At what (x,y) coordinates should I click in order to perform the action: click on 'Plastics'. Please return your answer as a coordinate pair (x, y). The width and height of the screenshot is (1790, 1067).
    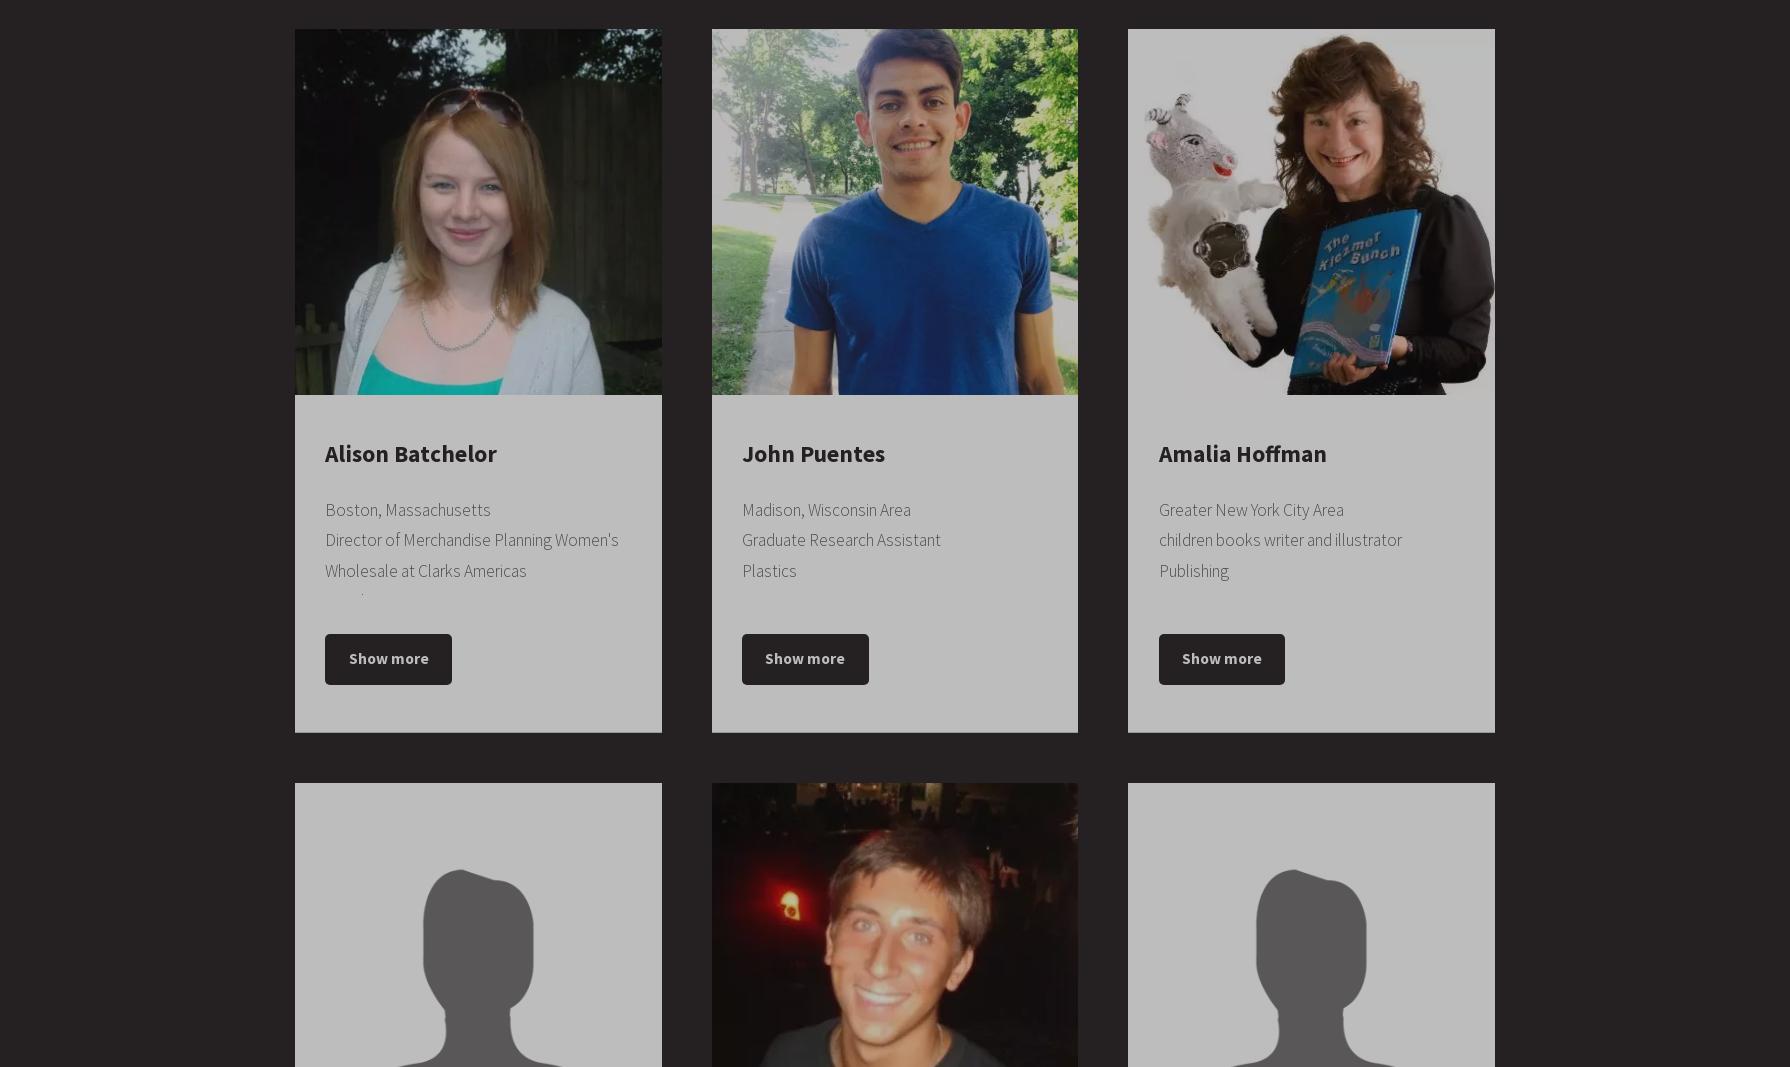
    Looking at the image, I should click on (767, 569).